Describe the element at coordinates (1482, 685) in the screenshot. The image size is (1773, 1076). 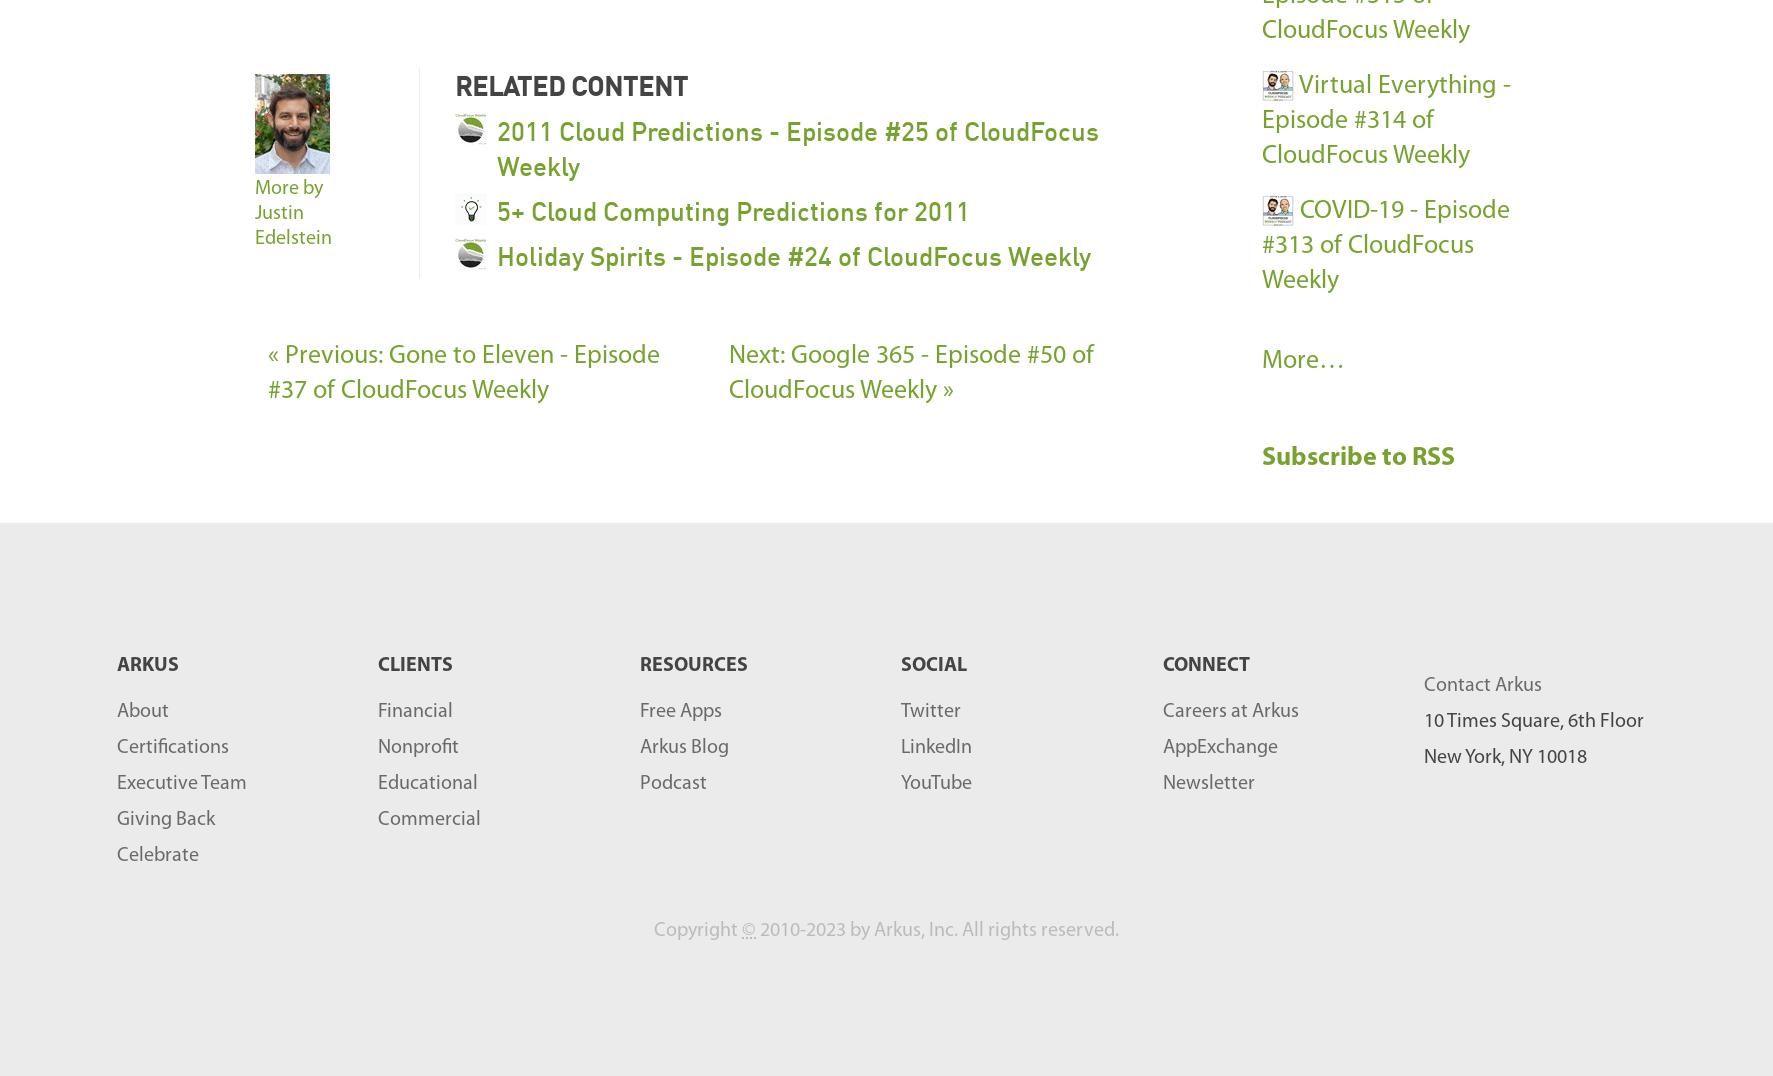
I see `'Contact Arkus'` at that location.